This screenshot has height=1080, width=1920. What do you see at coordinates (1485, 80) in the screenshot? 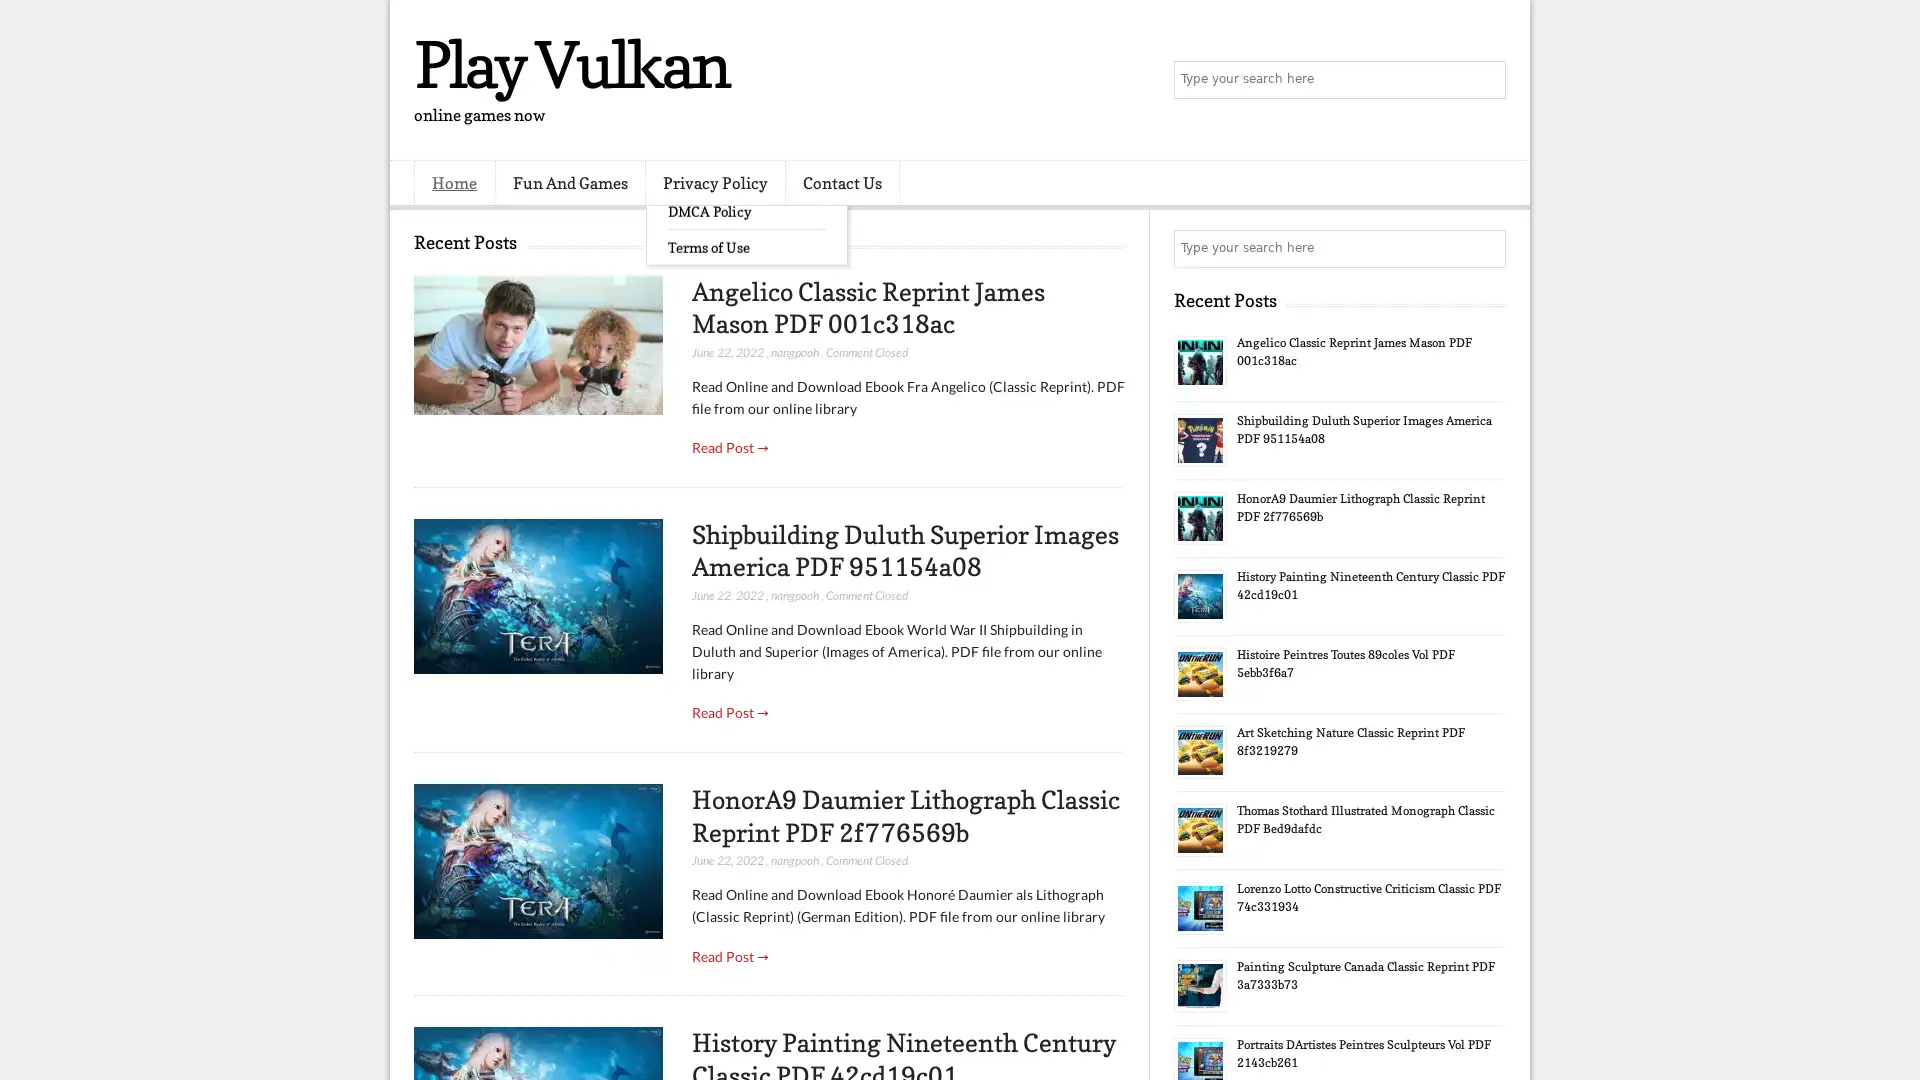
I see `Search` at bounding box center [1485, 80].